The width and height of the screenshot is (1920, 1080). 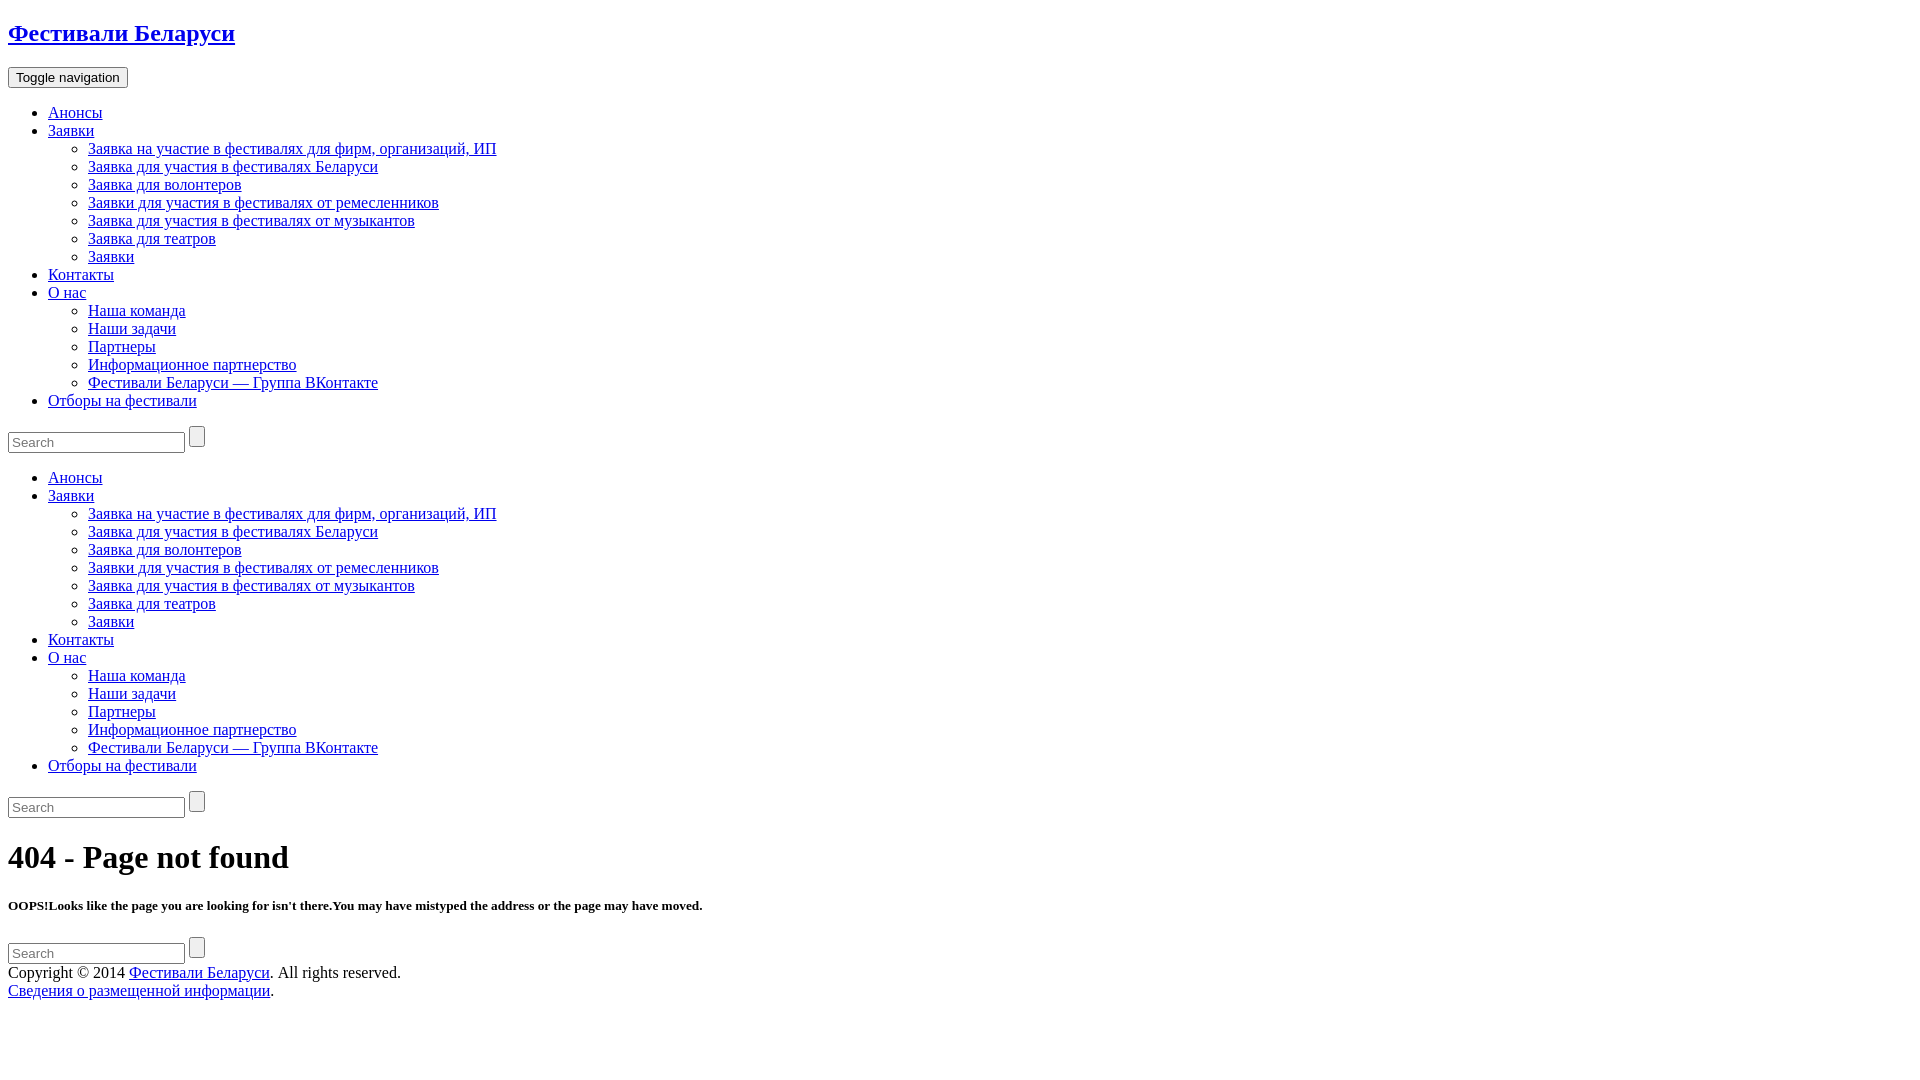 I want to click on 'Toggle navigation', so click(x=67, y=76).